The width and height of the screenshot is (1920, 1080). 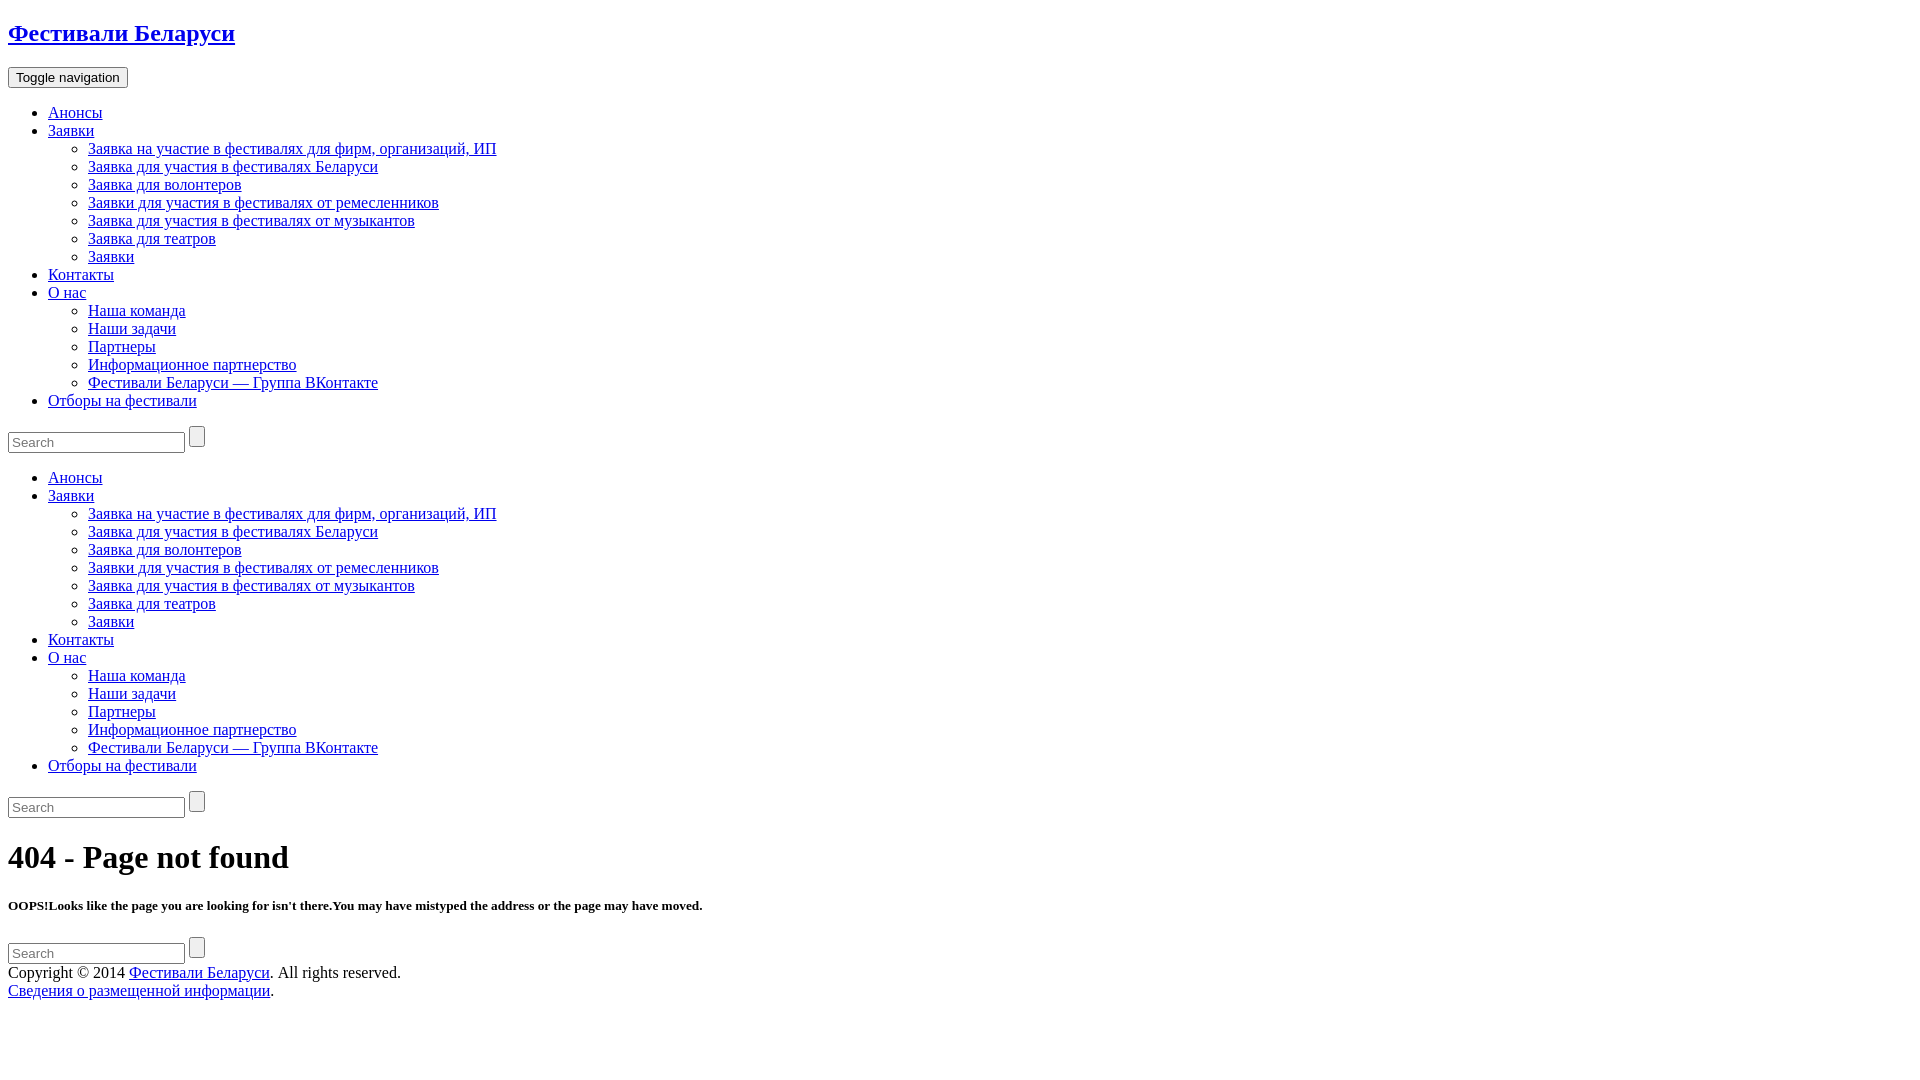 I want to click on 'Toggle navigation', so click(x=67, y=76).